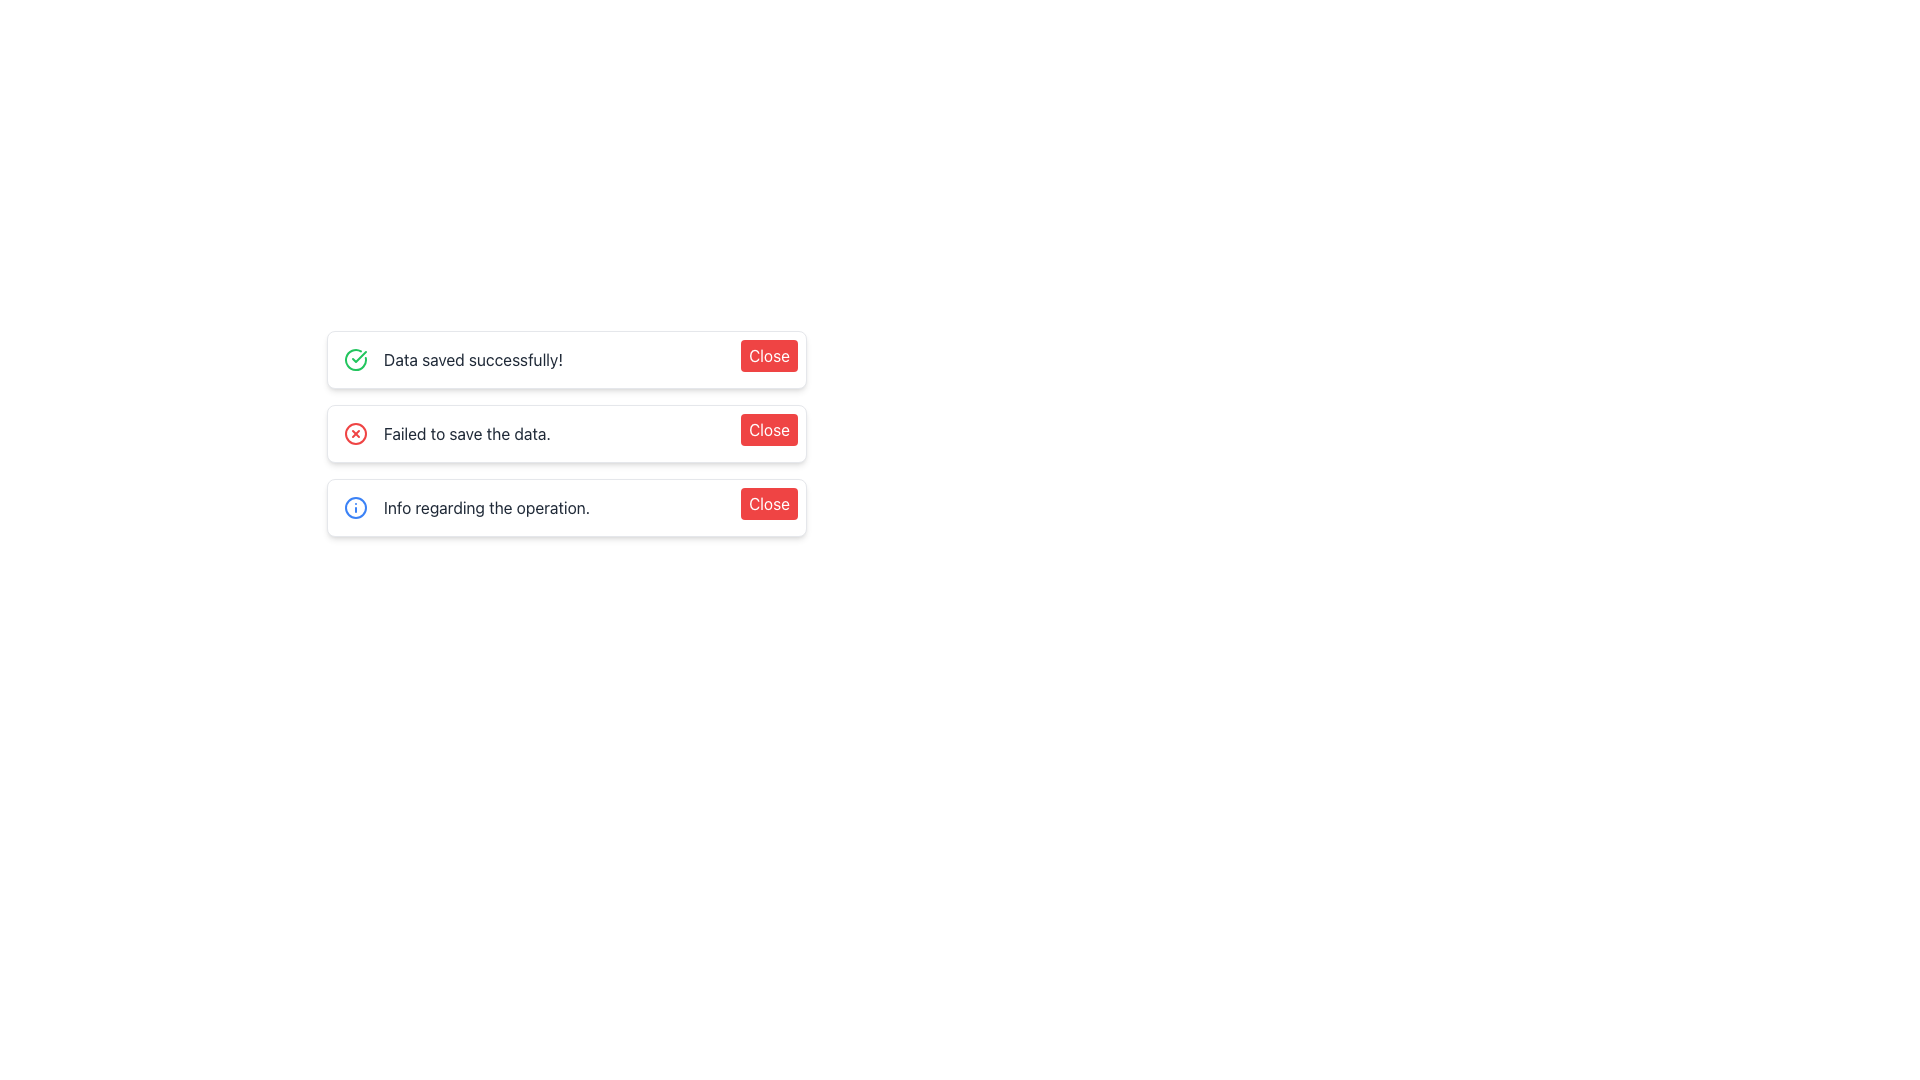 This screenshot has height=1080, width=1920. What do you see at coordinates (355, 358) in the screenshot?
I see `the circular icon with a green outline and a checkmark inside it, which indicates that data has been saved successfully` at bounding box center [355, 358].